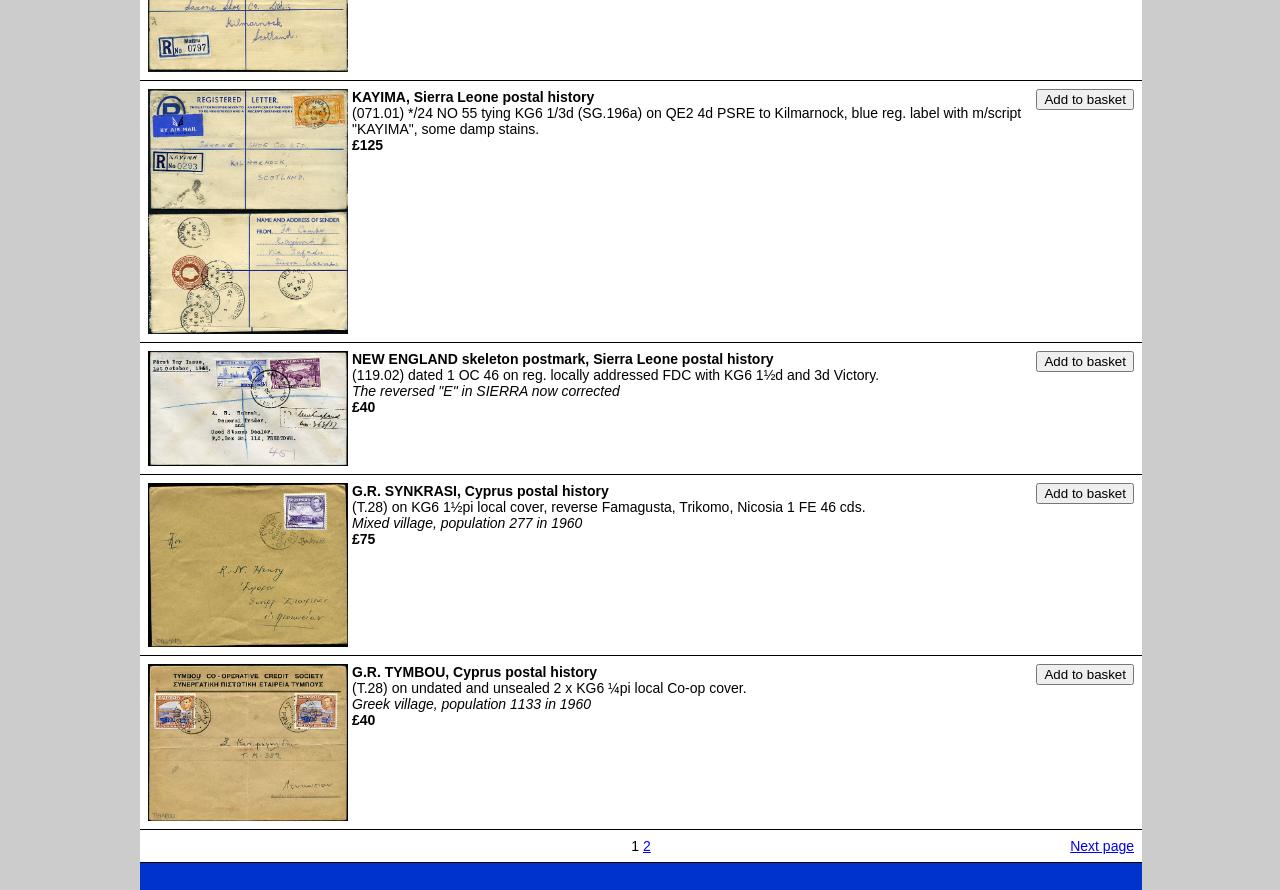 This screenshot has height=890, width=1280. What do you see at coordinates (646, 845) in the screenshot?
I see `'2'` at bounding box center [646, 845].